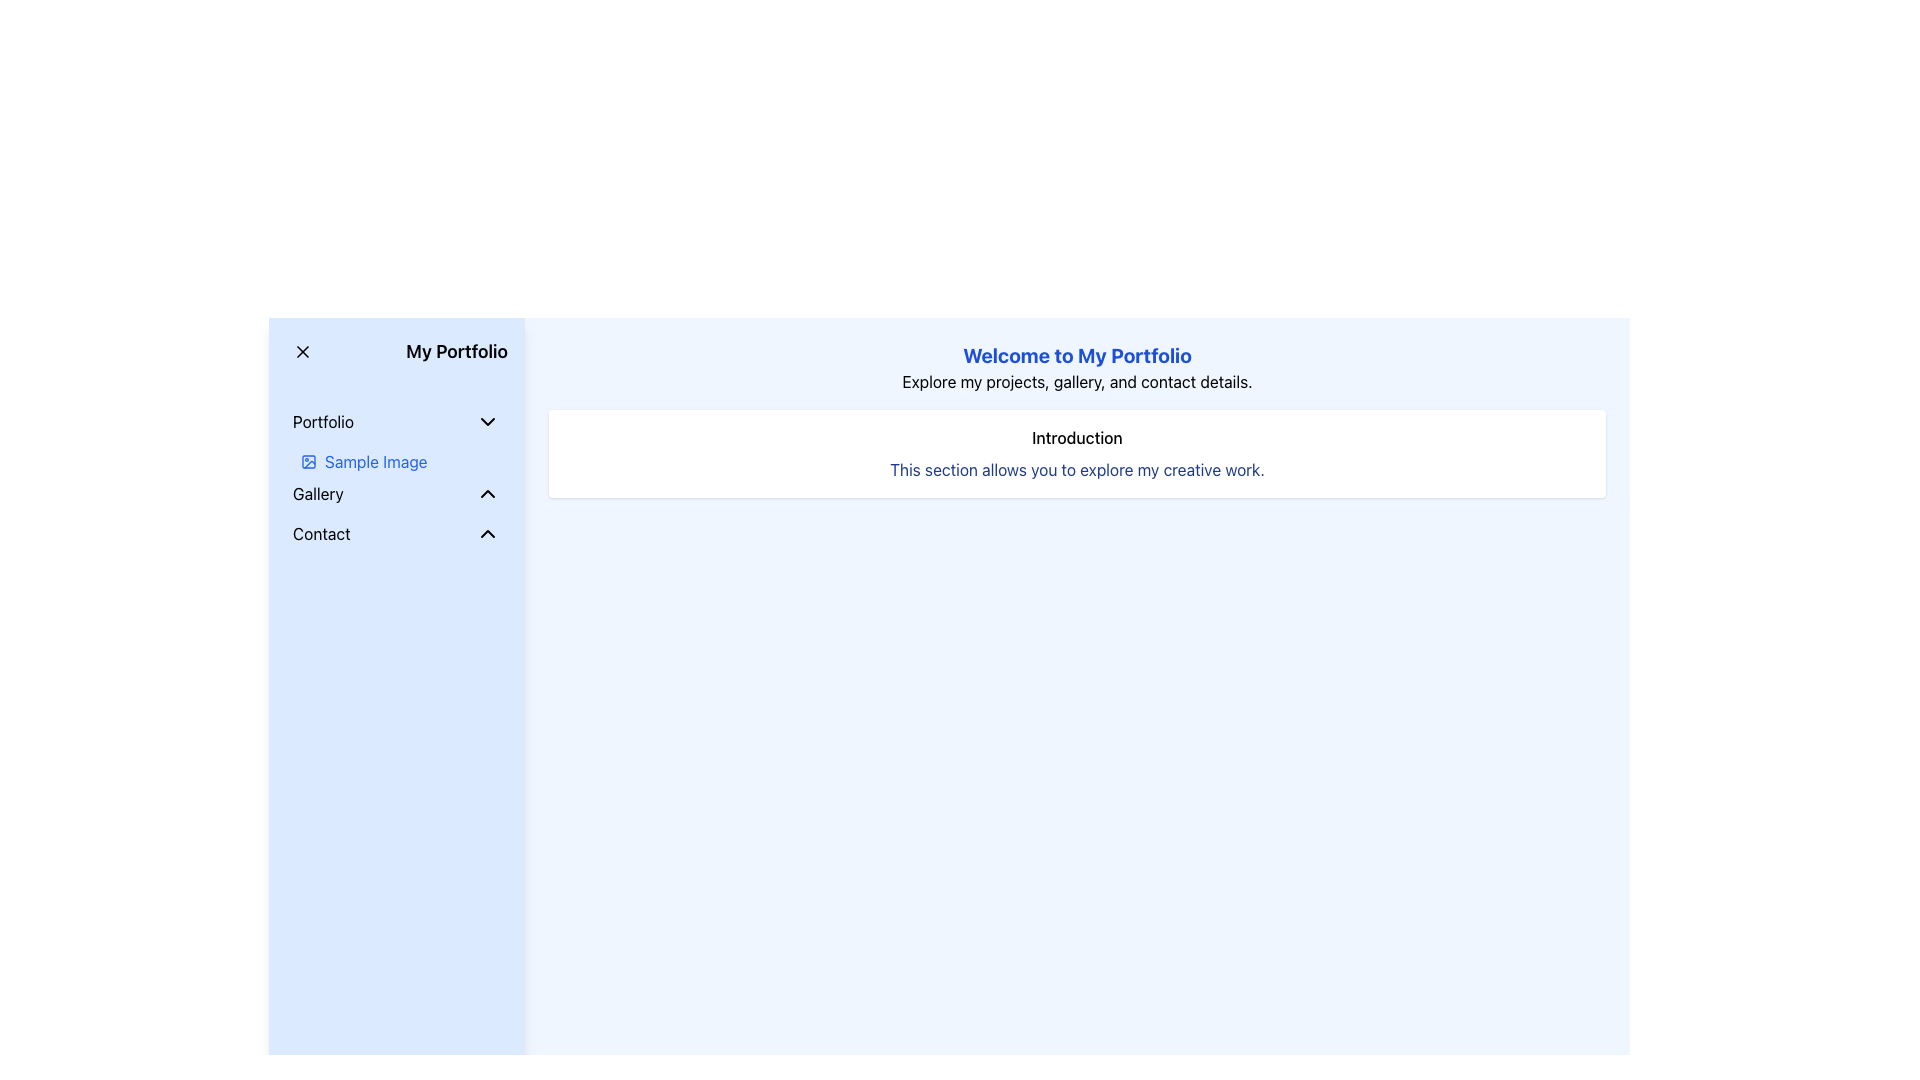  What do you see at coordinates (396, 478) in the screenshot?
I see `the Interactive Text Link with Icon located below the 'Portfolio' text and icon in the left navigation panel, second in the list under 'My Portfolio', for further interaction` at bounding box center [396, 478].